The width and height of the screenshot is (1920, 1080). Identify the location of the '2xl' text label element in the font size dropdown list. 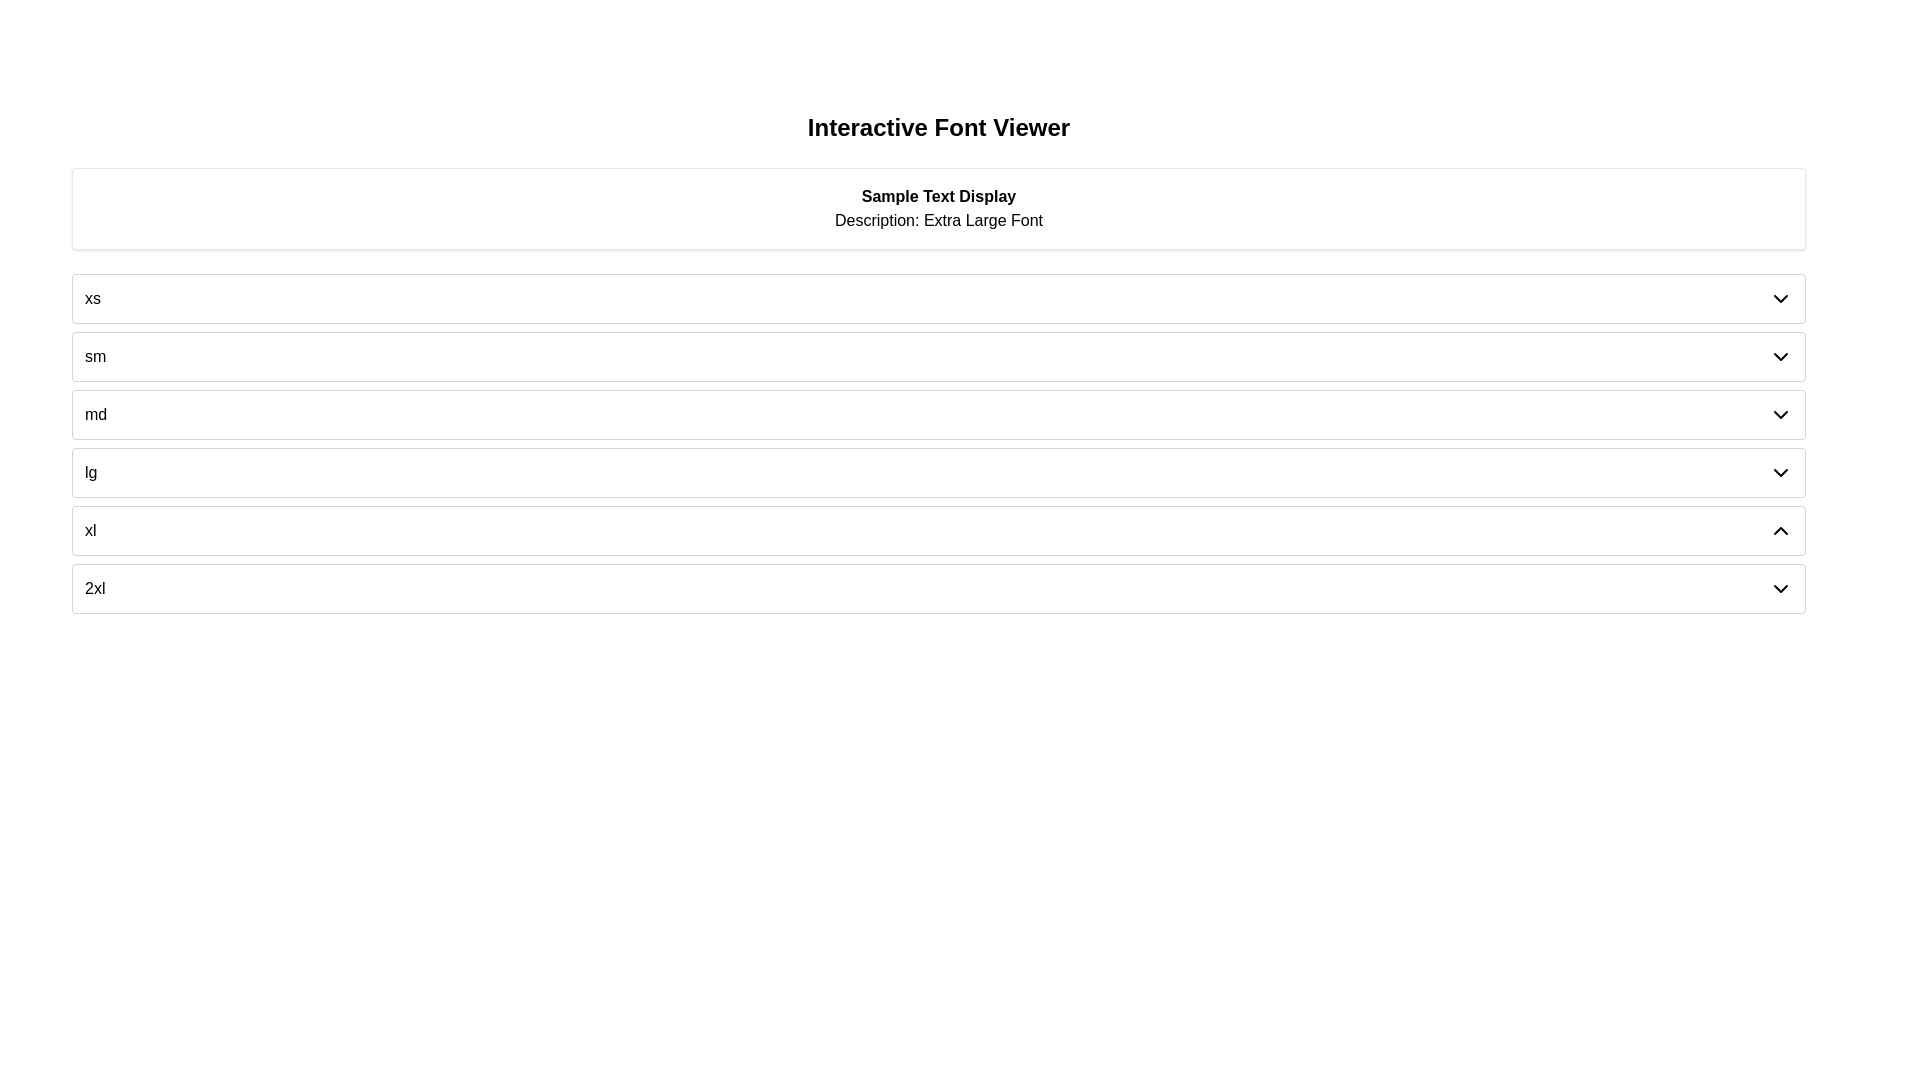
(94, 588).